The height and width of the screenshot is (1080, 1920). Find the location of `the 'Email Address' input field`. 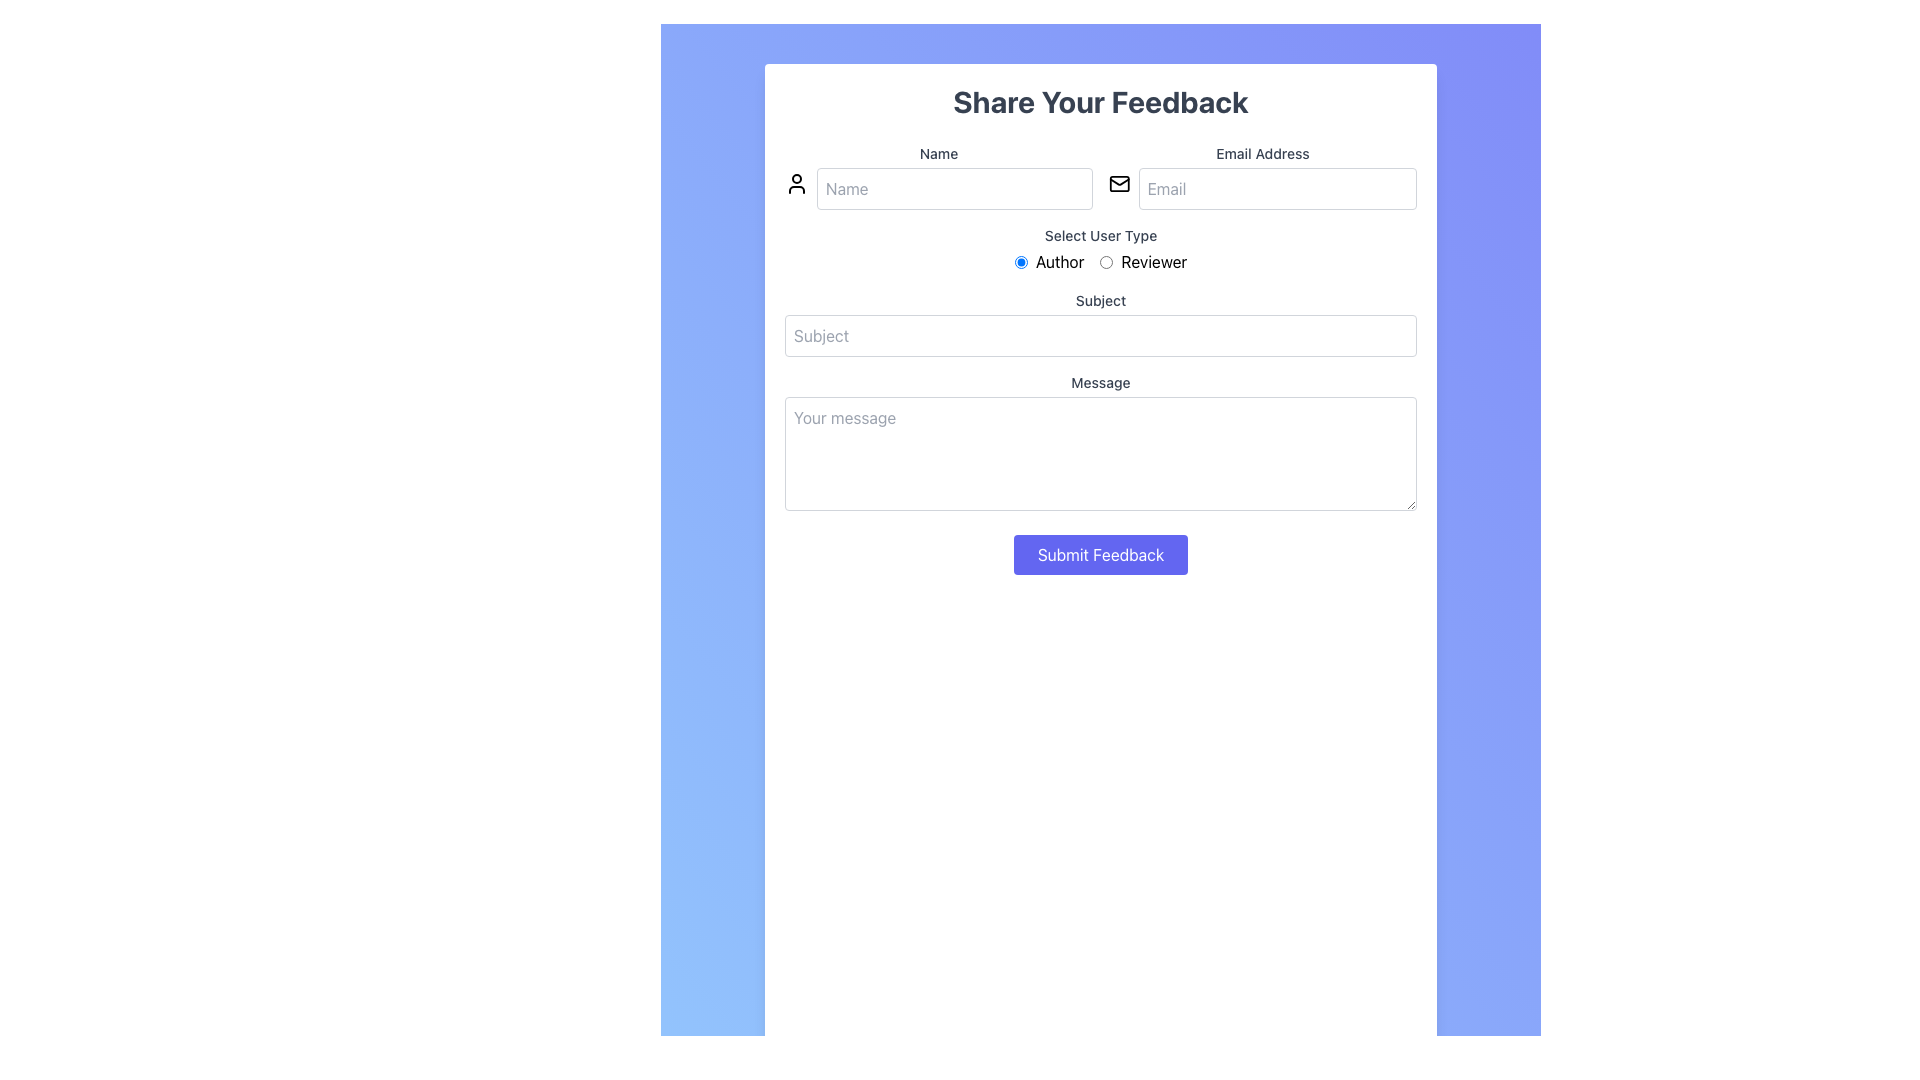

the 'Email Address' input field is located at coordinates (1261, 176).